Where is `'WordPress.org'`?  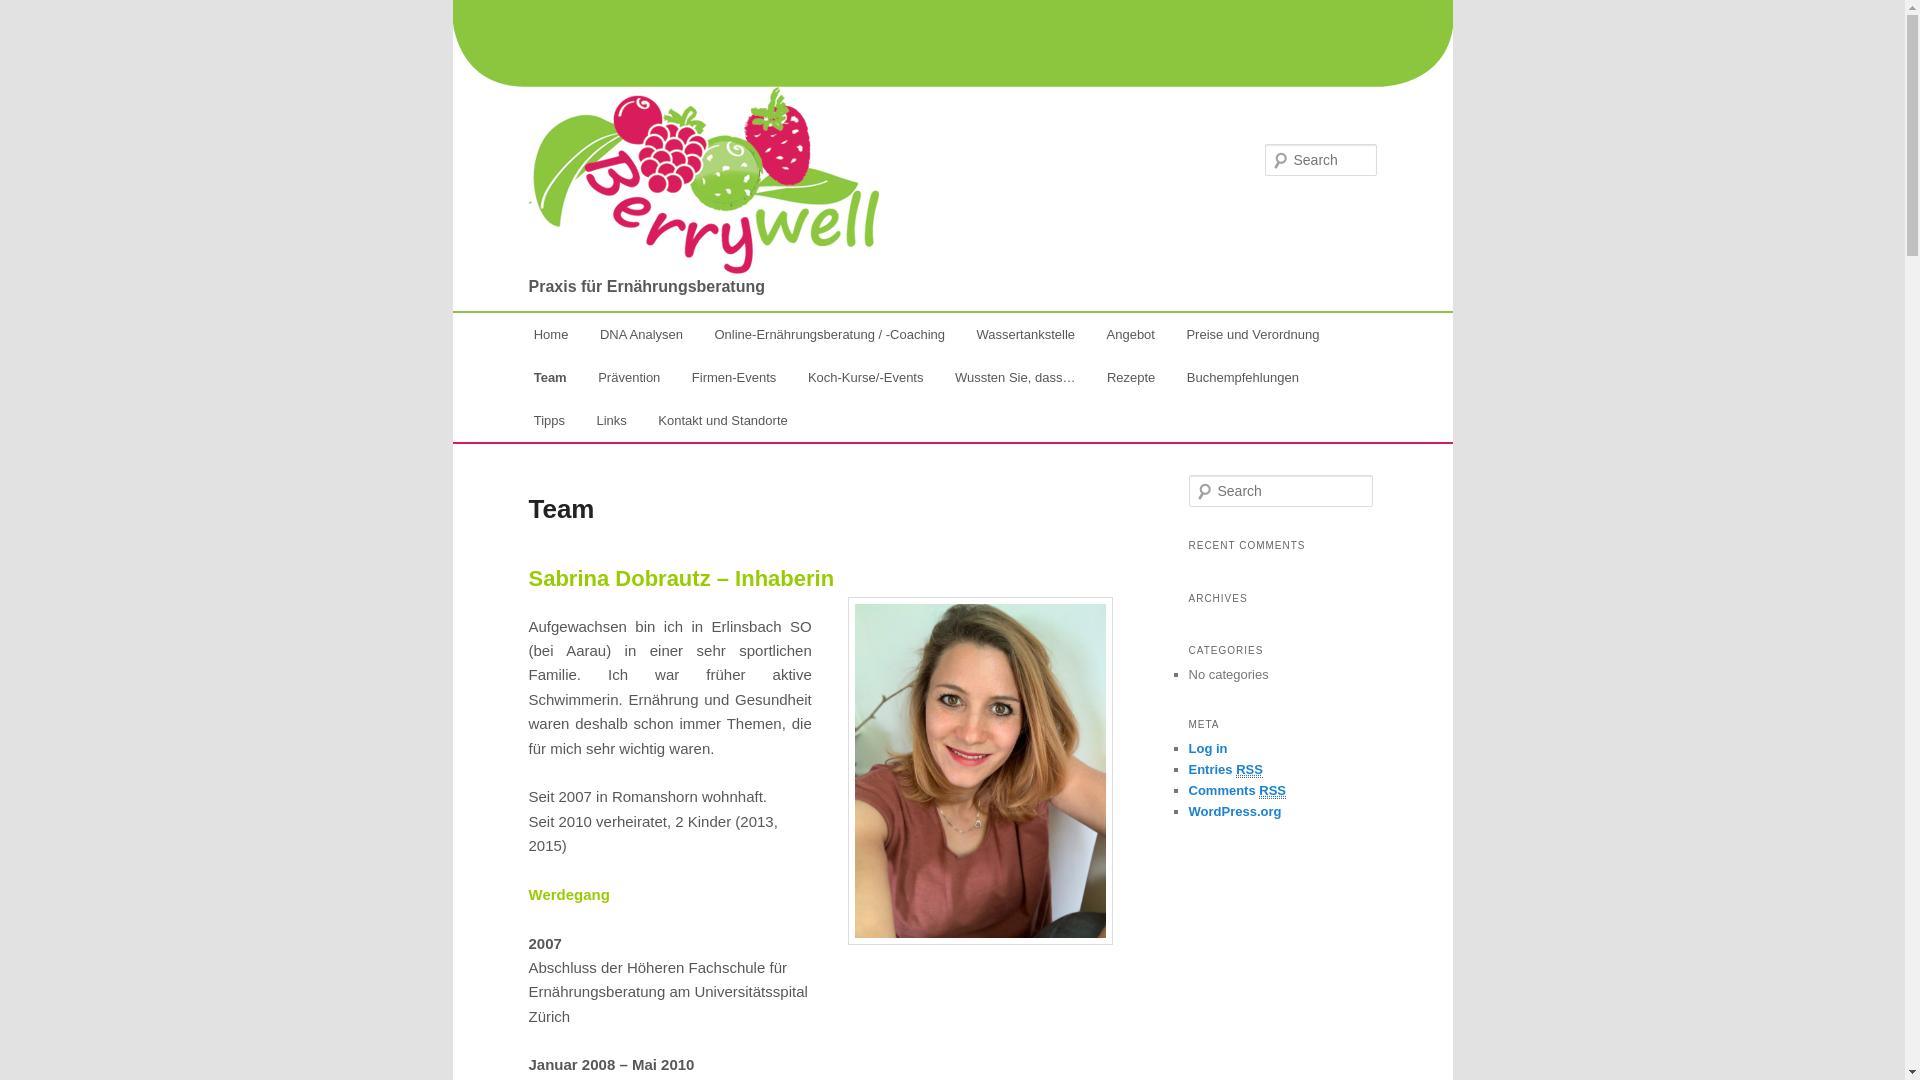 'WordPress.org' is located at coordinates (1233, 811).